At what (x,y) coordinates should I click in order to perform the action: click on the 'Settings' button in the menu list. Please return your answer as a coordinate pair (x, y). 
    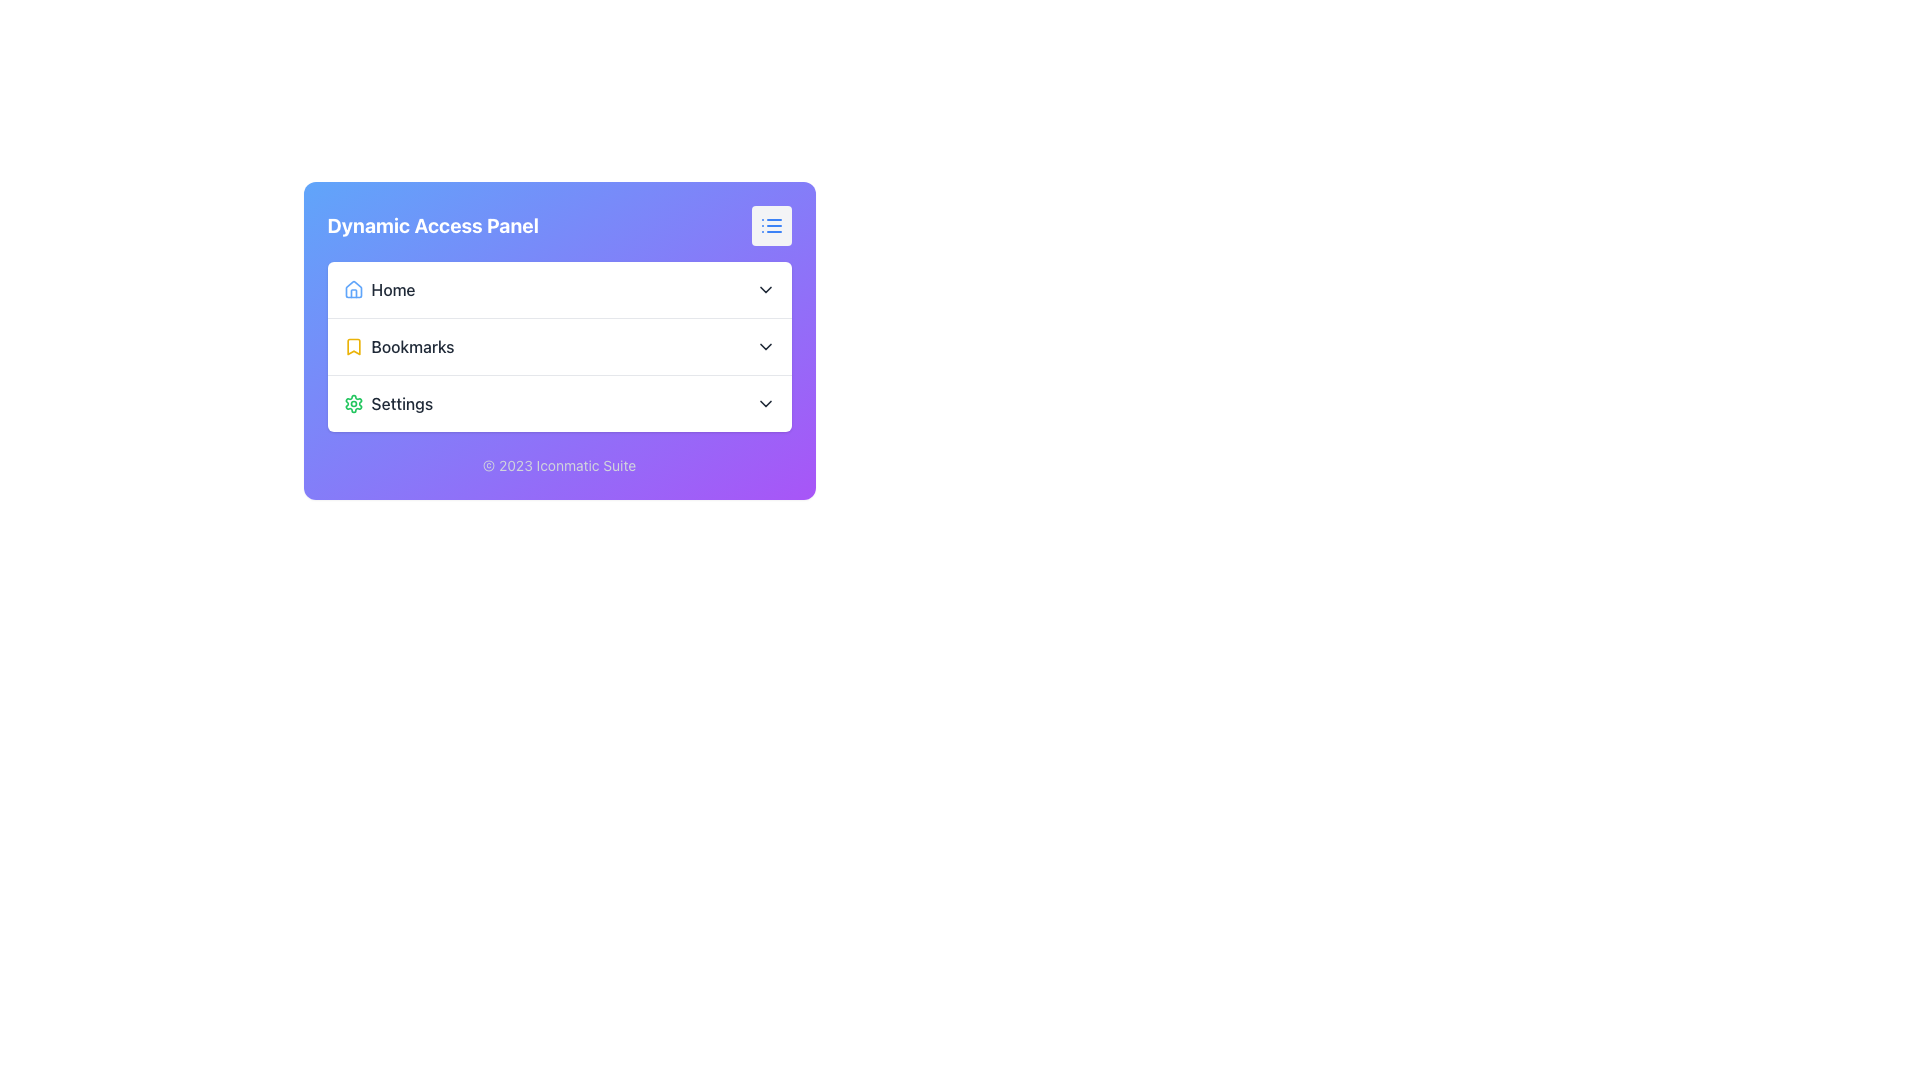
    Looking at the image, I should click on (559, 403).